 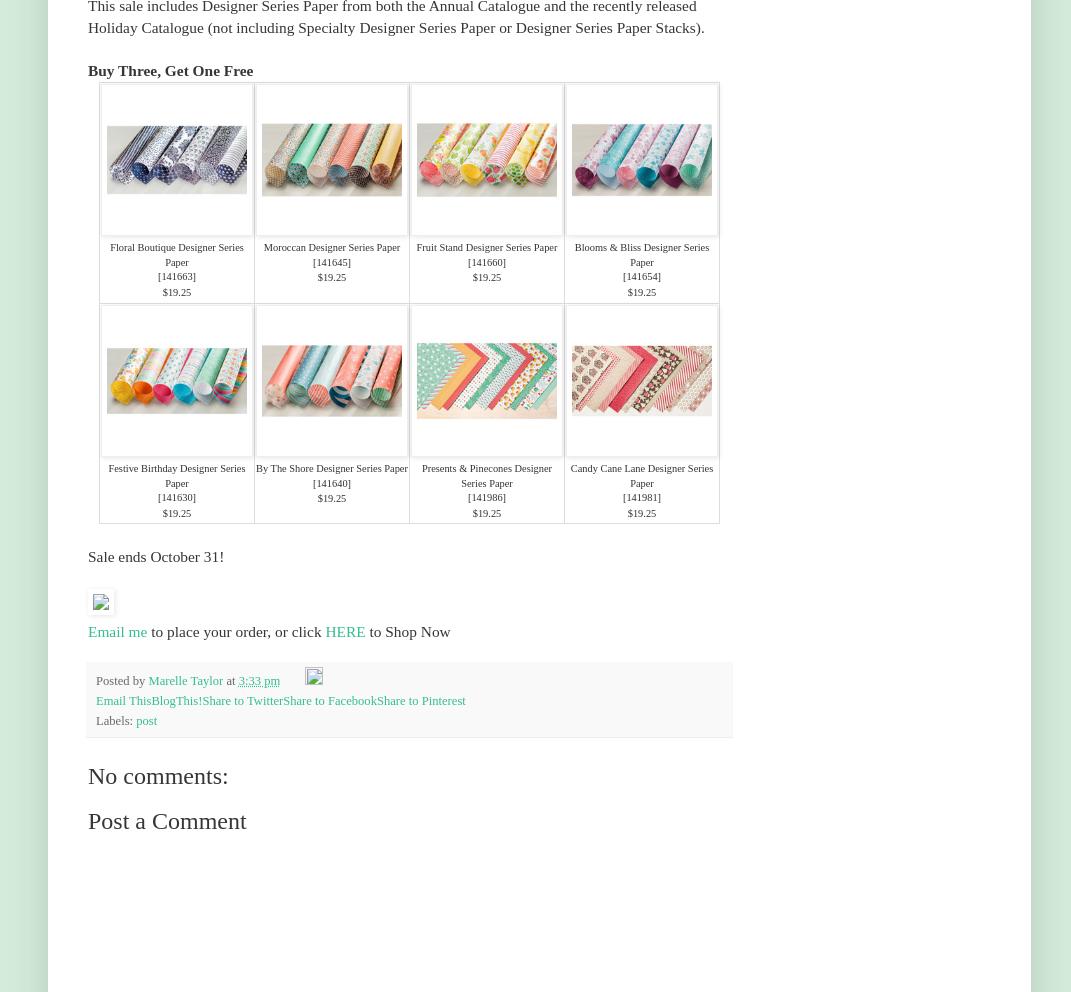 What do you see at coordinates (146, 720) in the screenshot?
I see `'post'` at bounding box center [146, 720].